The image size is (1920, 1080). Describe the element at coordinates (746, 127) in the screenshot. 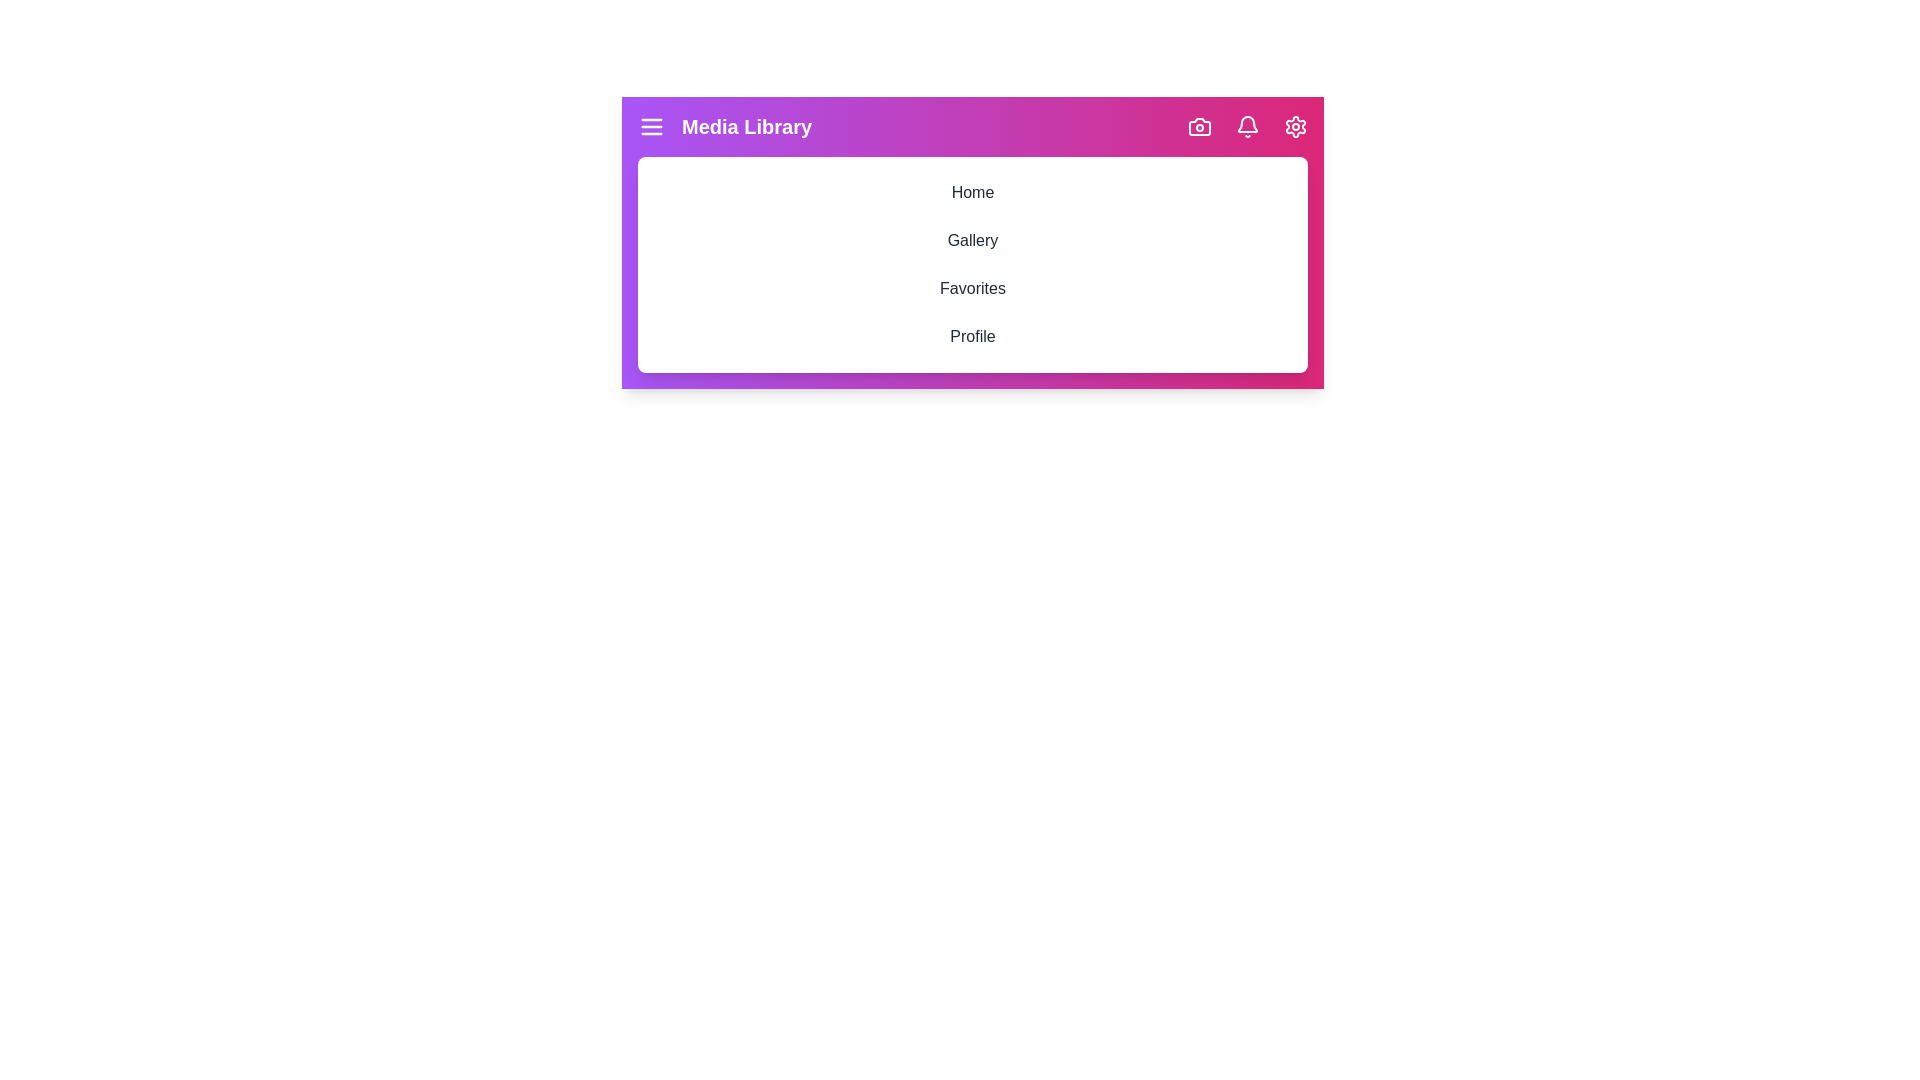

I see `the header text 'Media Library'` at that location.